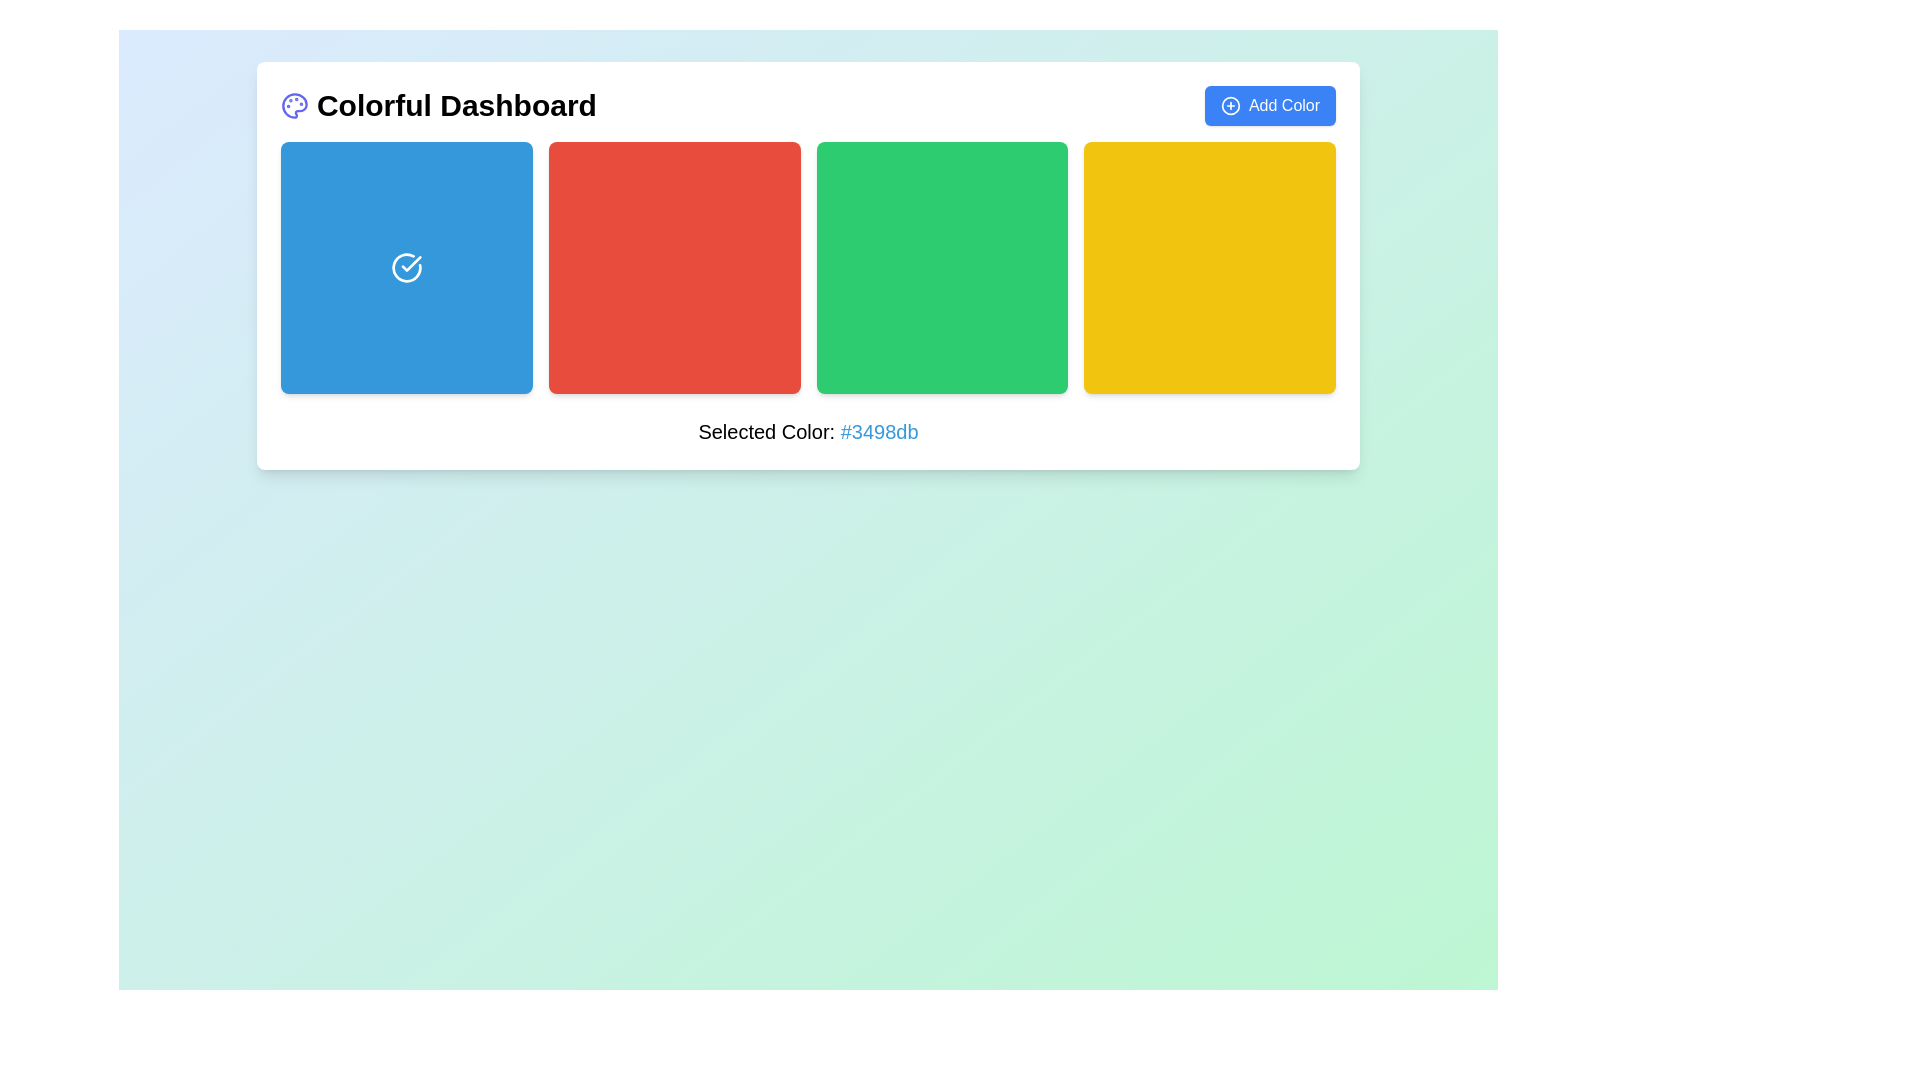 The height and width of the screenshot is (1080, 1920). I want to click on the fourth button in the grid, which is used for selecting the yellow color, so click(1209, 266).